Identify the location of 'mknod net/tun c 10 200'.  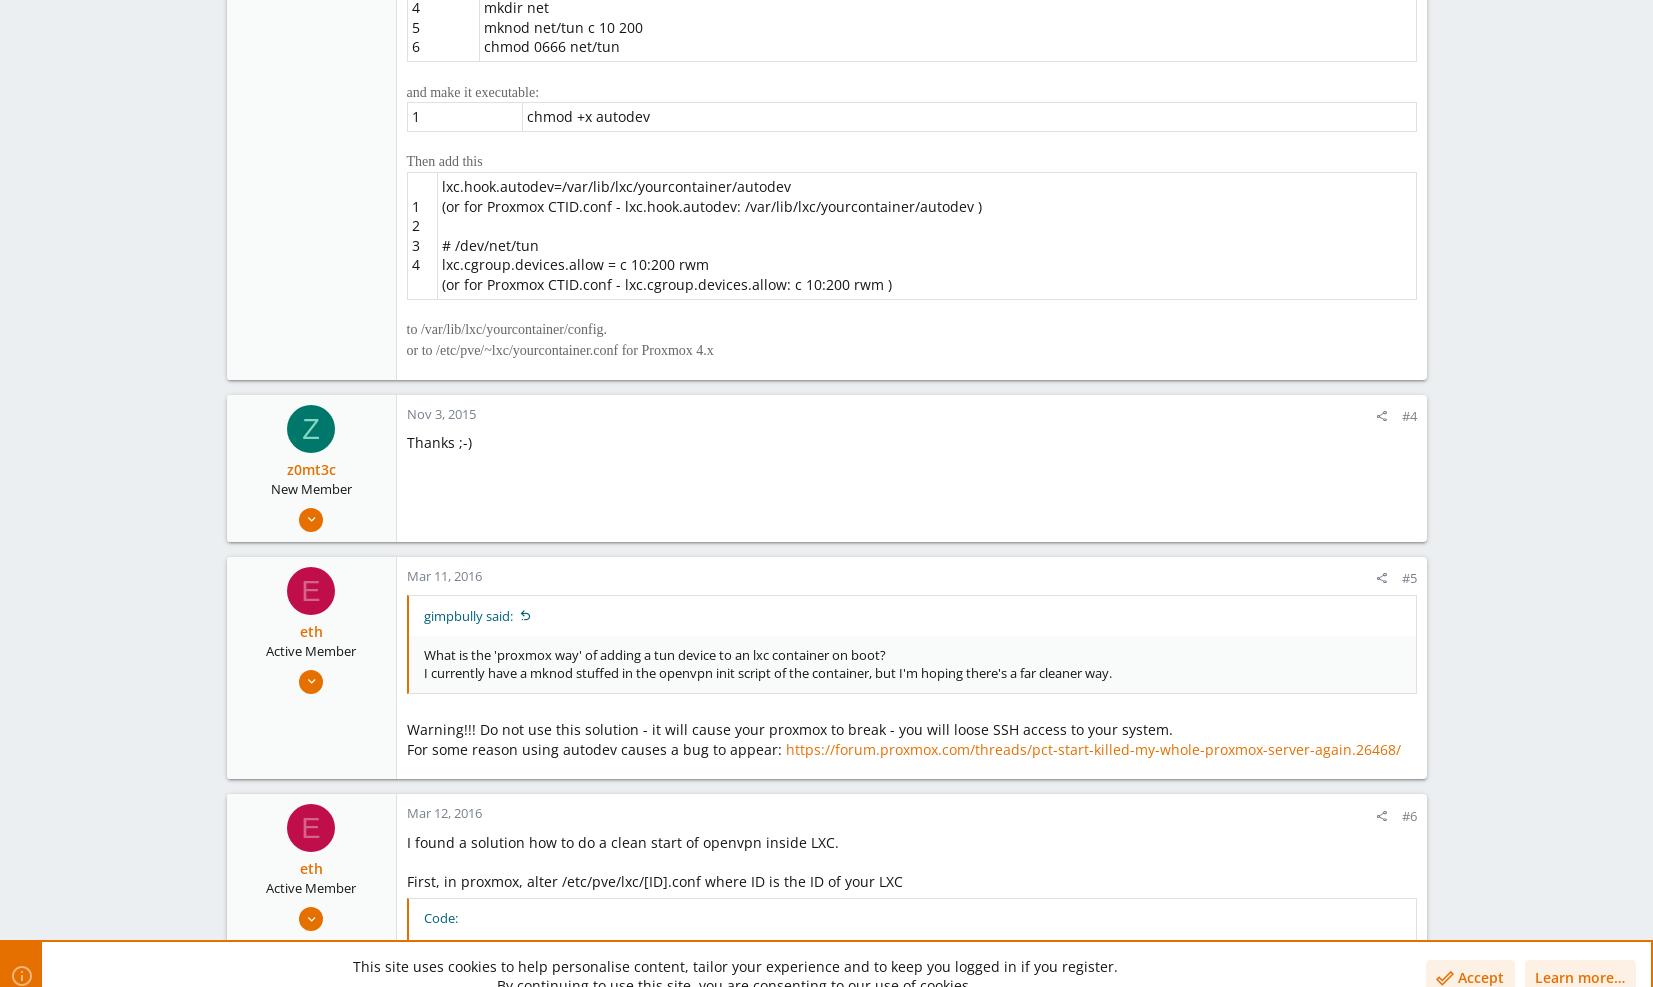
(562, 25).